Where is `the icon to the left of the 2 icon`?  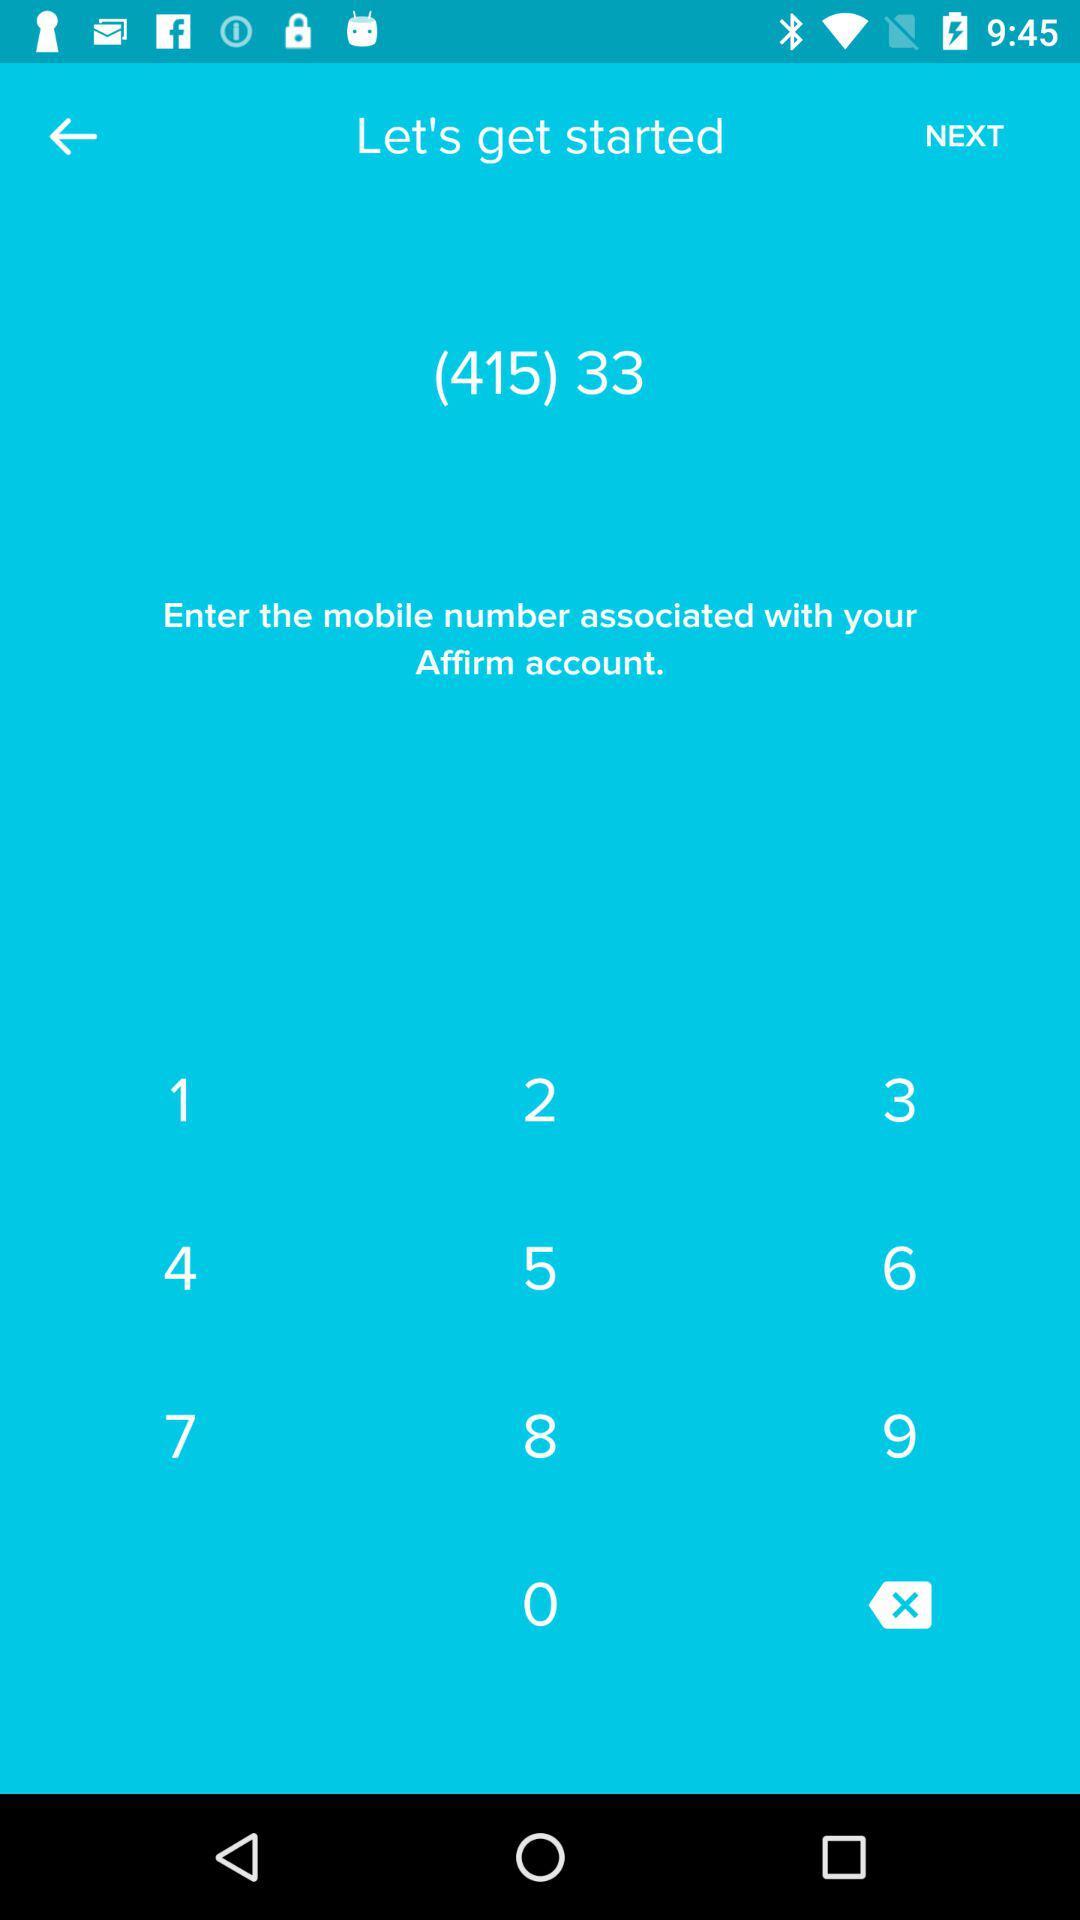
the icon to the left of the 2 icon is located at coordinates (180, 1267).